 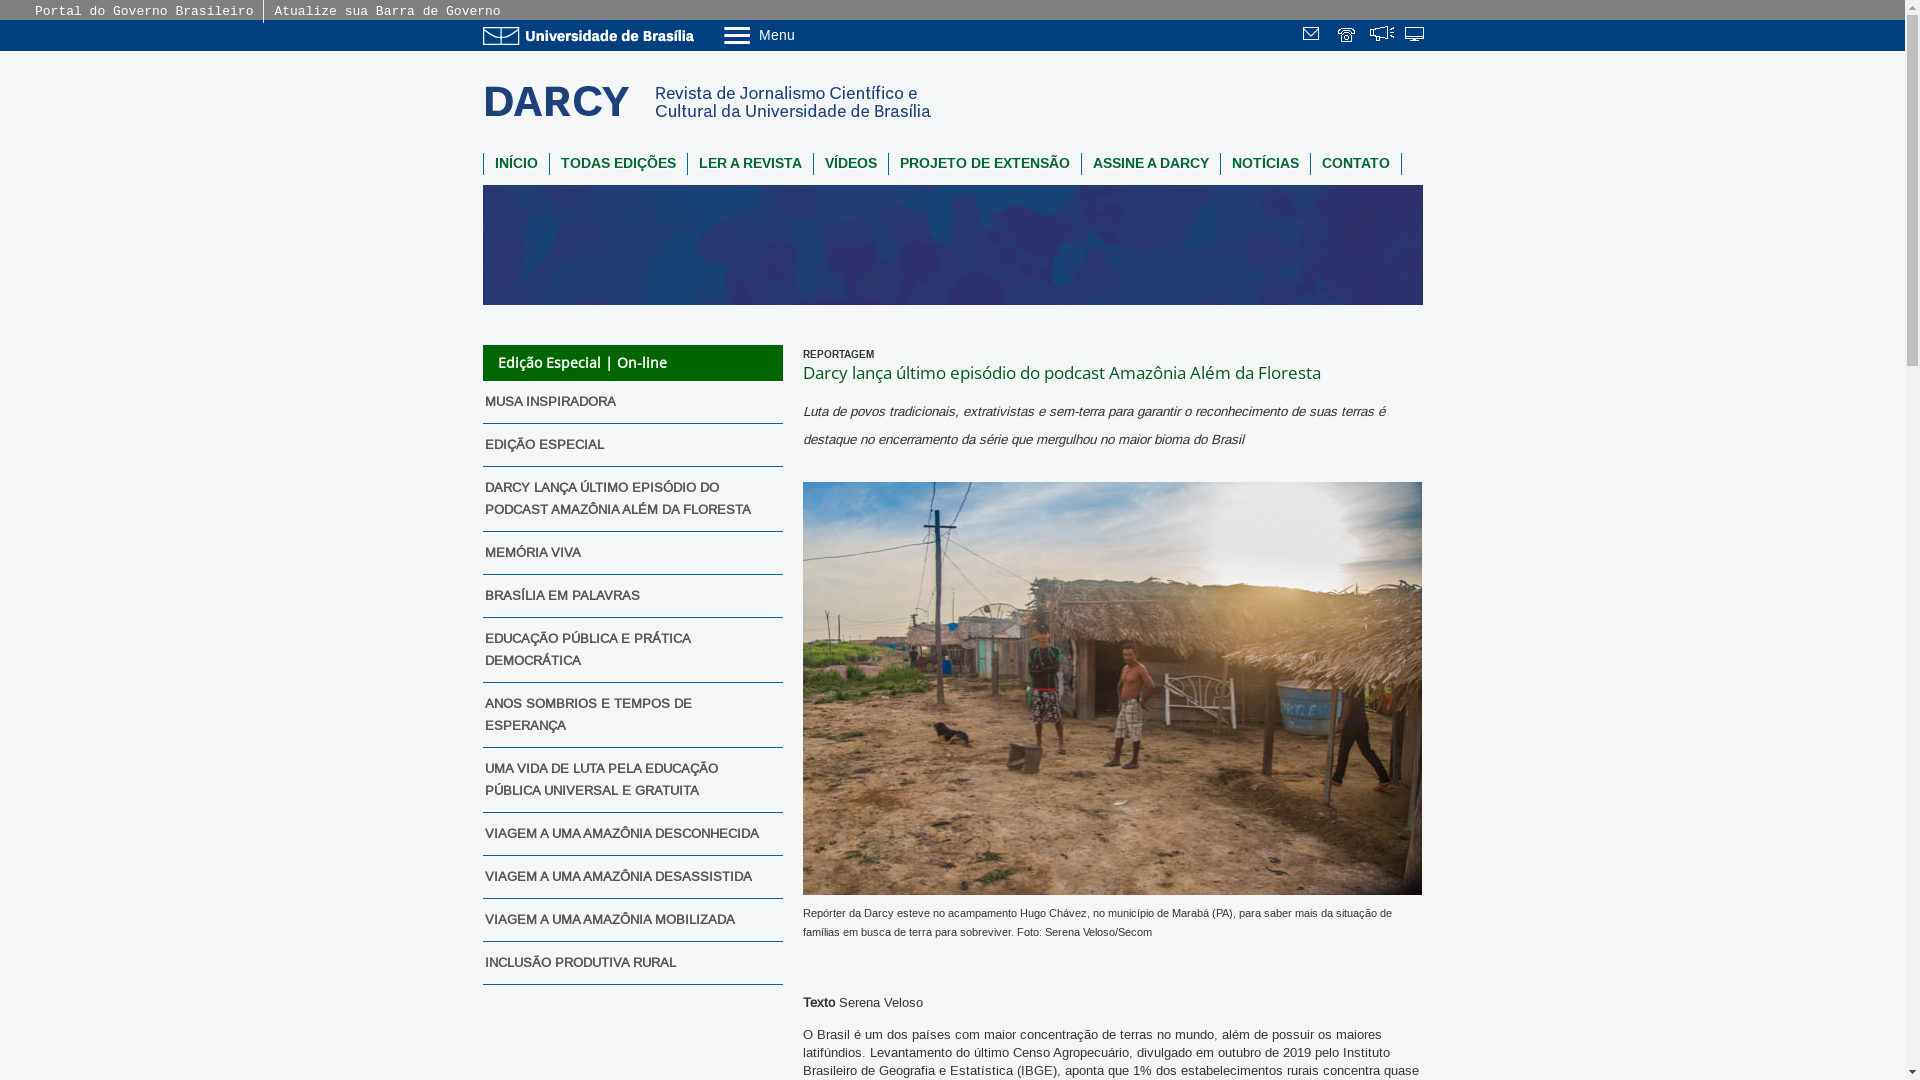 I want to click on 'Sistemas', so click(x=1415, y=36).